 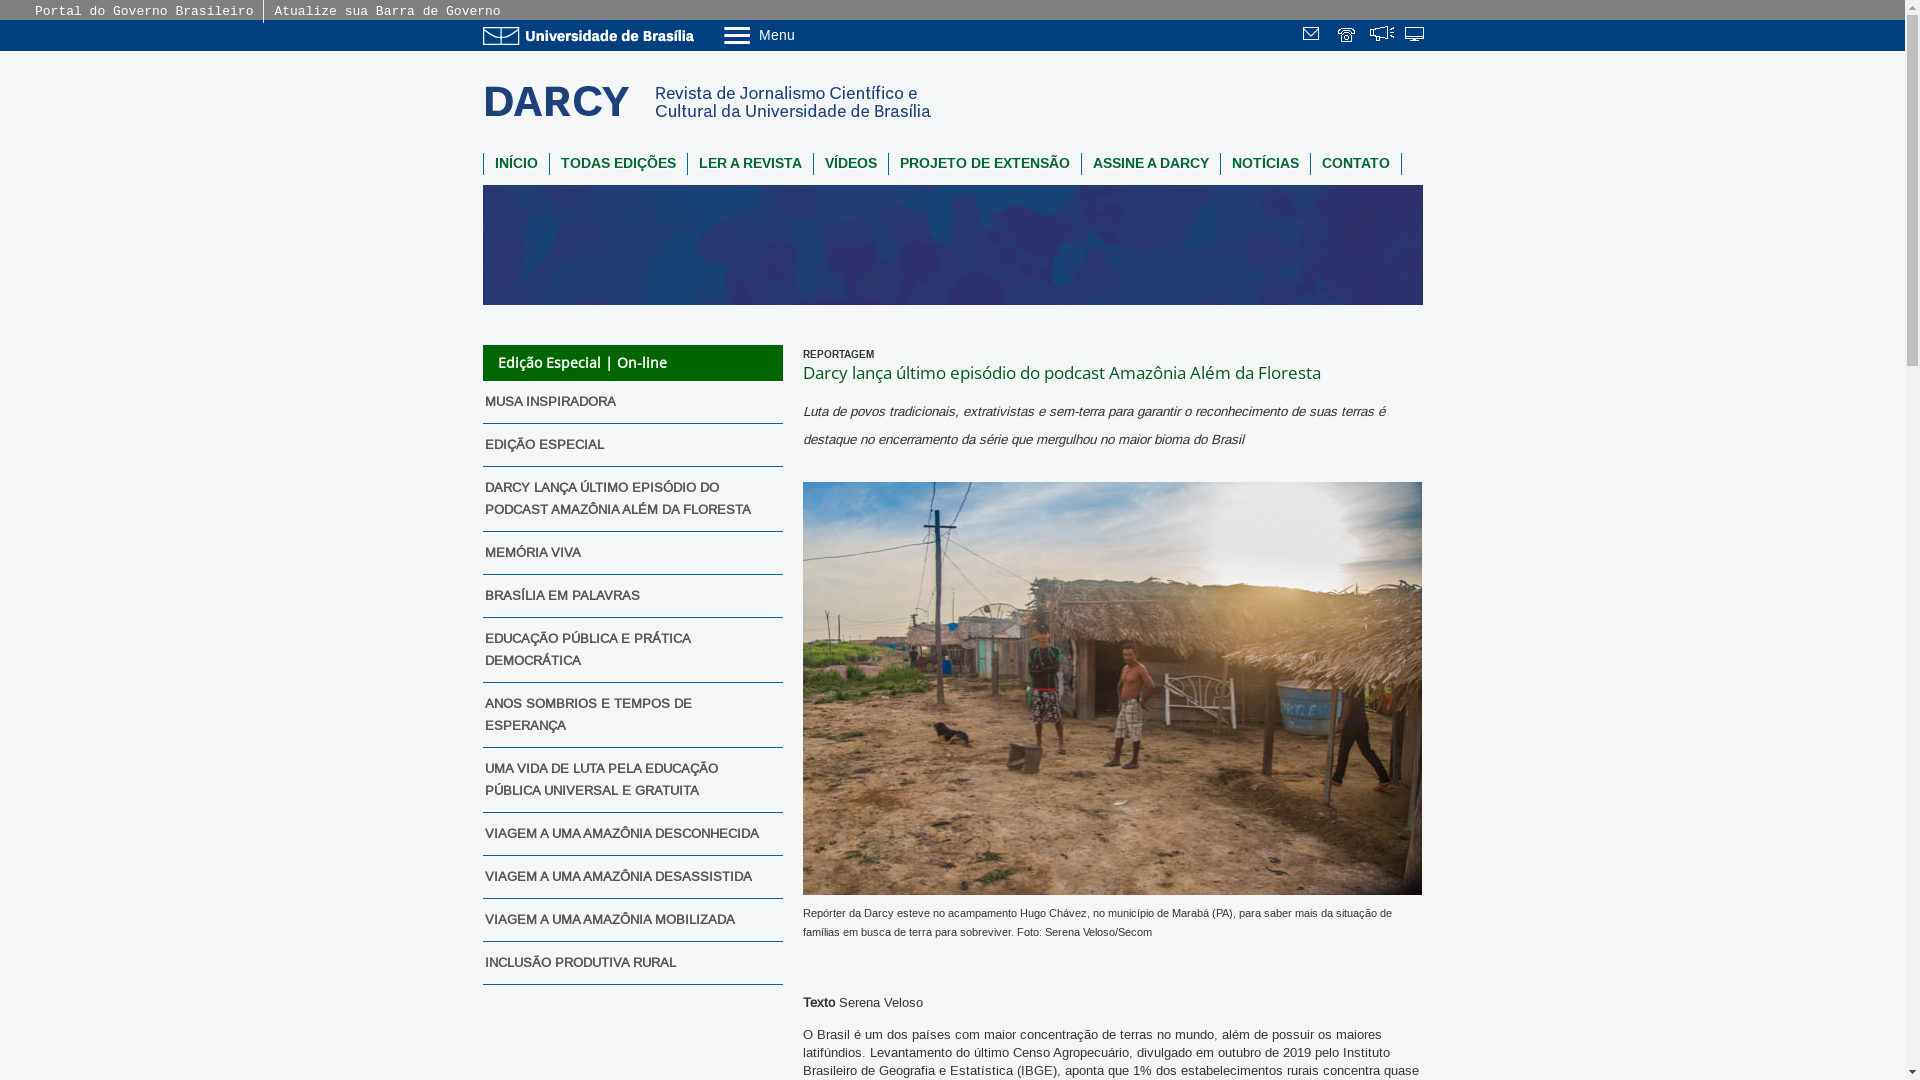 I want to click on 'Sistemas', so click(x=1415, y=36).